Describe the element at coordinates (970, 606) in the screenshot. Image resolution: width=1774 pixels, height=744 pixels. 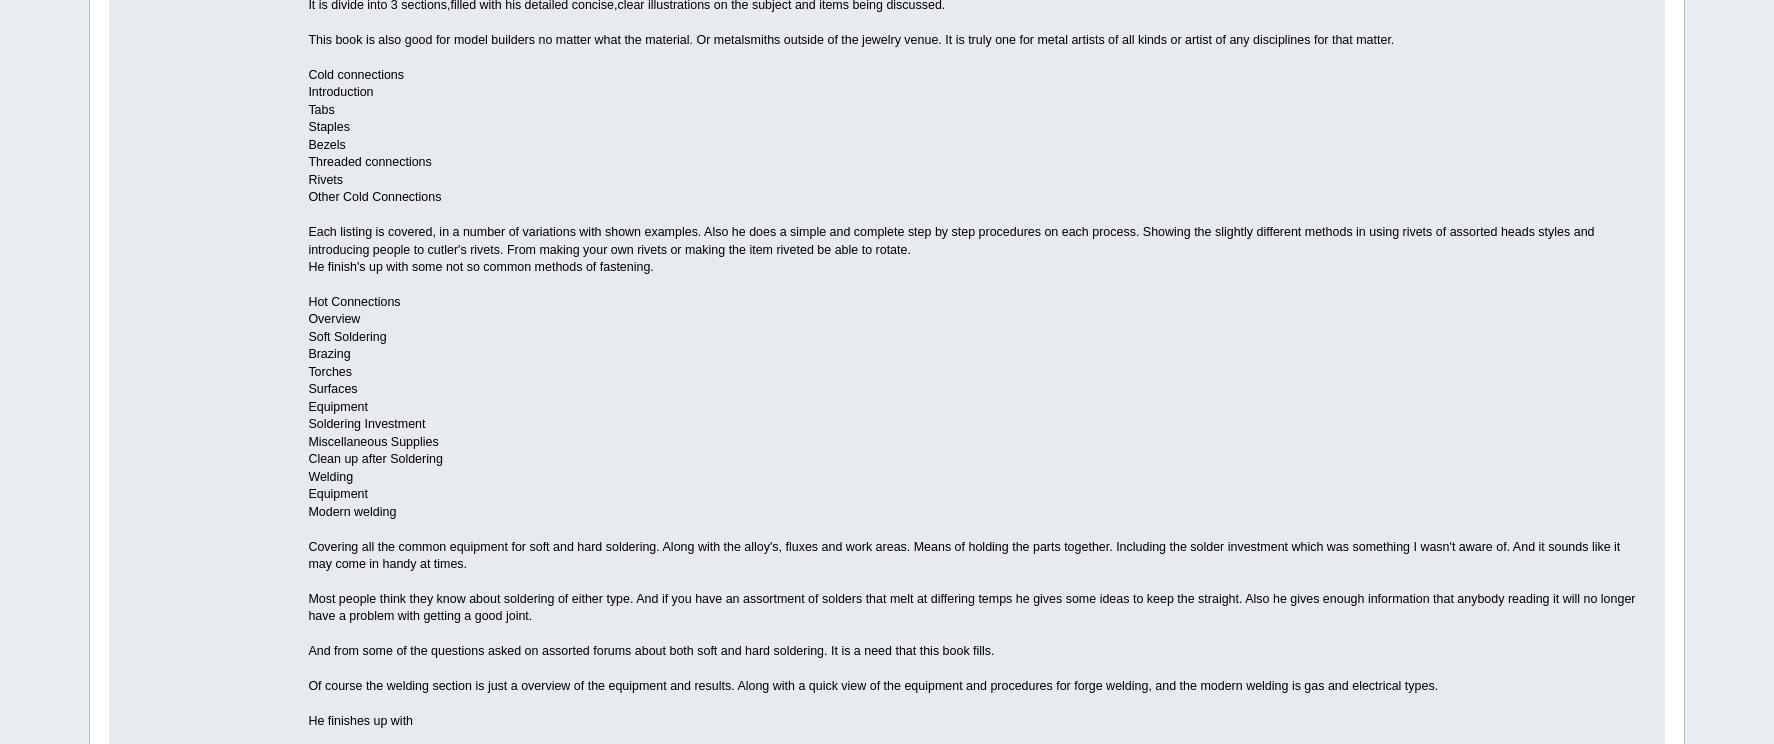
I see `'Most people think they know about soldering of either type. And if you have an assortment of solders that melt at differing temps he gives some ideas to keep the straight. Also he gives enough information that anybody reading it will no longer have a problem with getting a good joint.'` at that location.